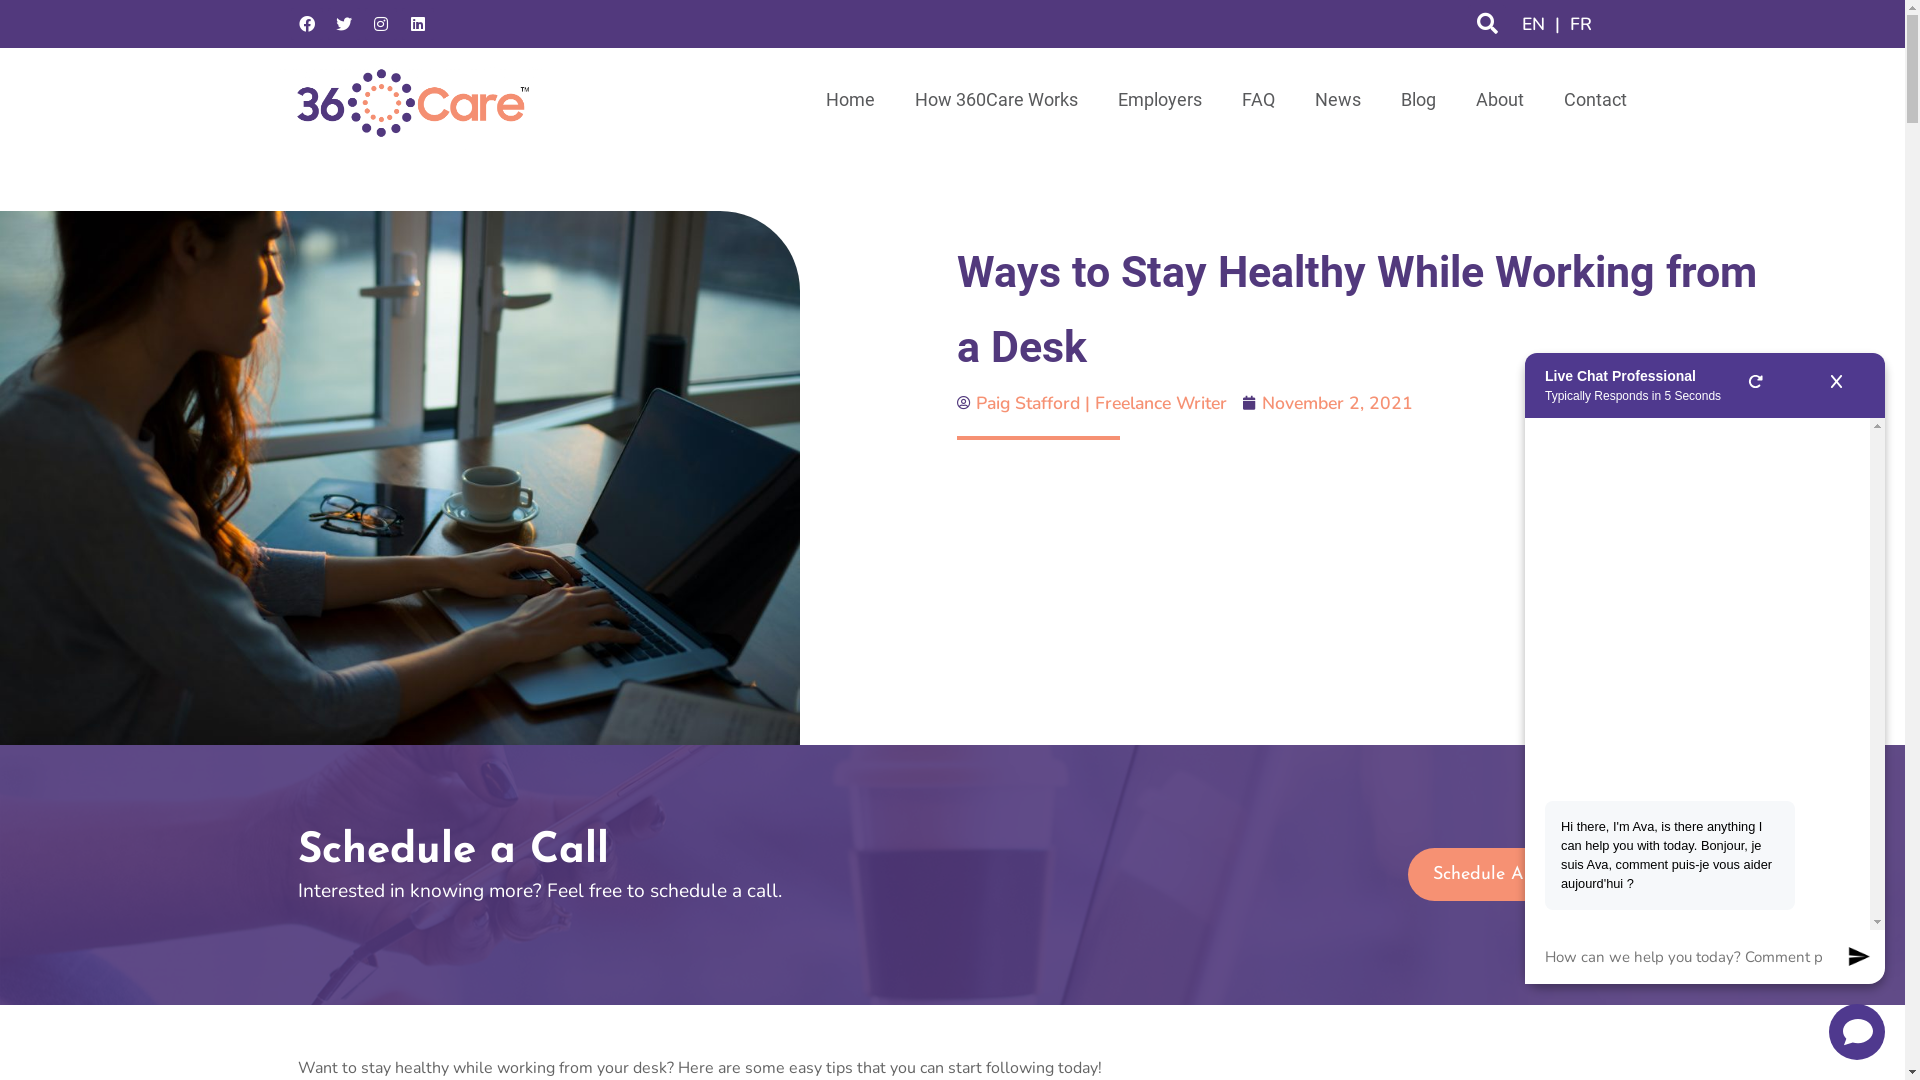 The image size is (1920, 1080). I want to click on 'Contact', so click(1543, 100).